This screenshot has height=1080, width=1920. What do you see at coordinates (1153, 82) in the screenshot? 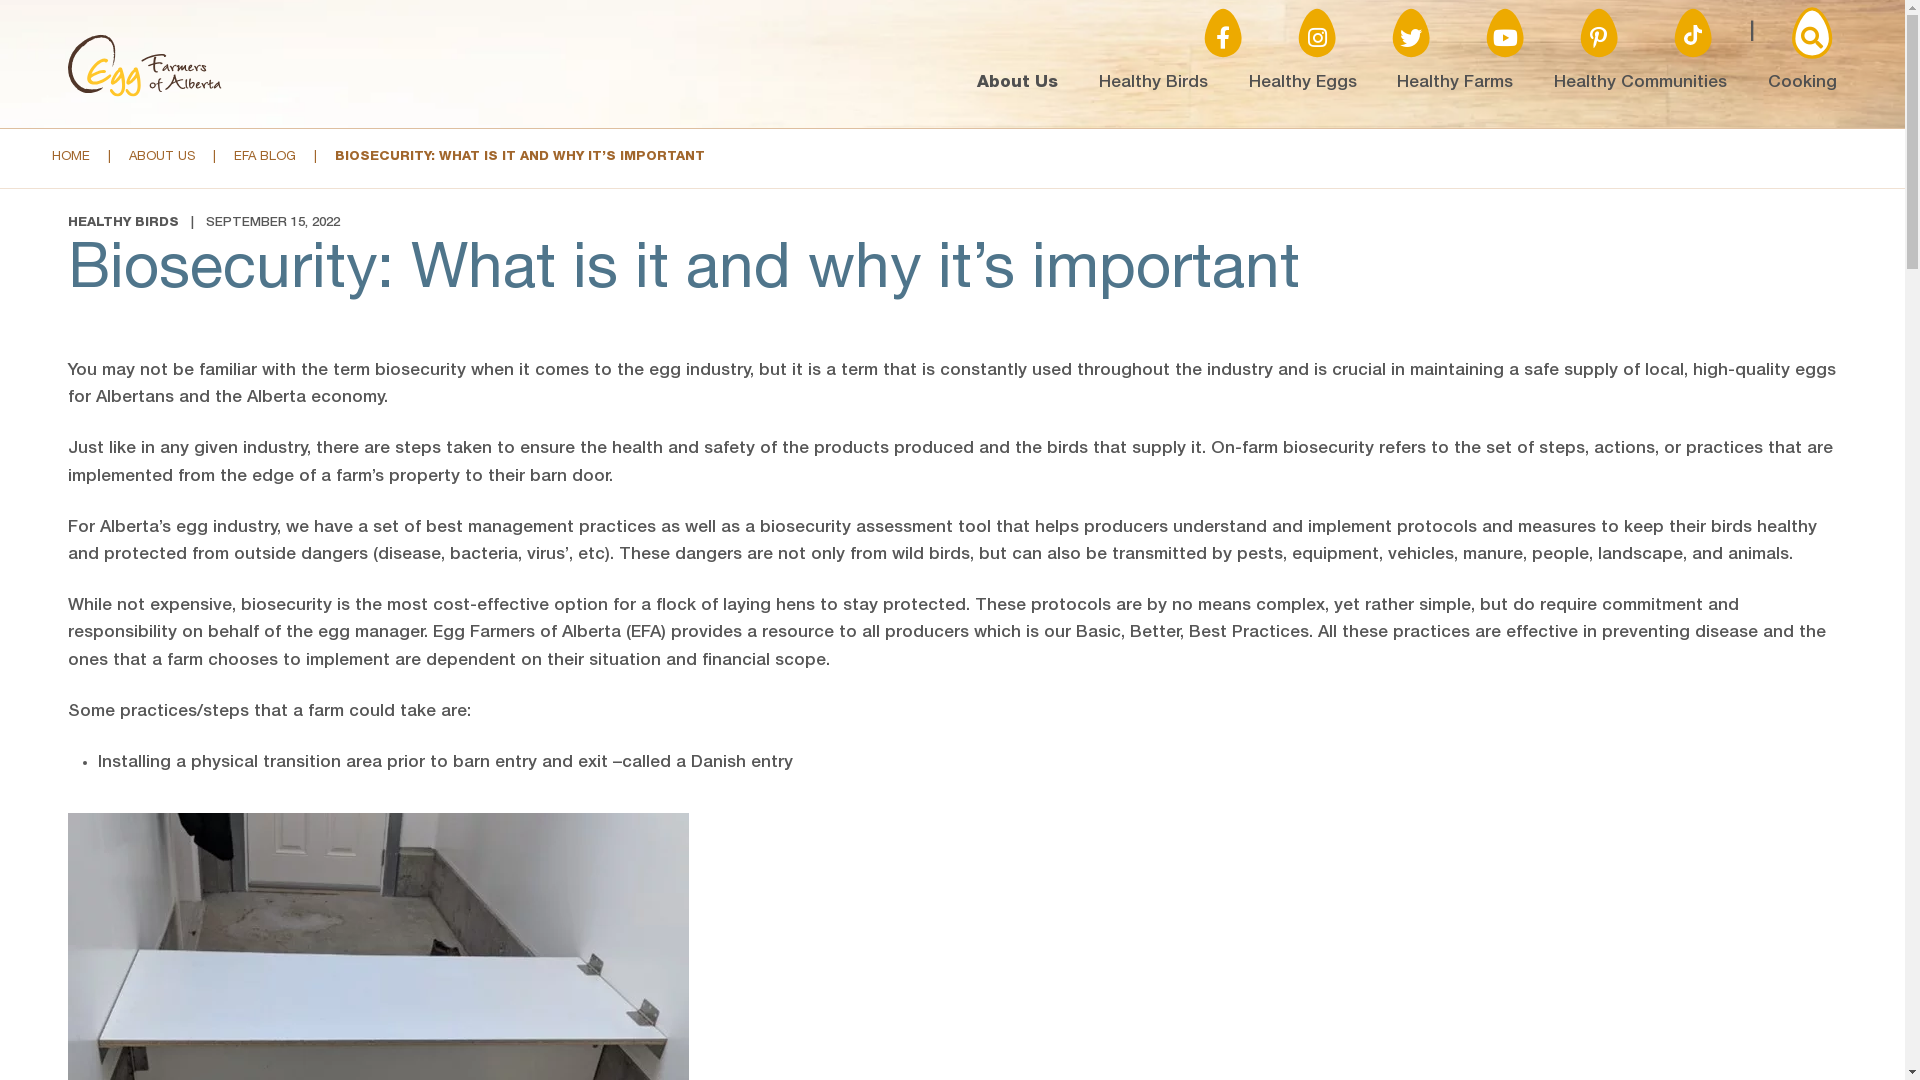
I see `'Healthy Birds'` at bounding box center [1153, 82].